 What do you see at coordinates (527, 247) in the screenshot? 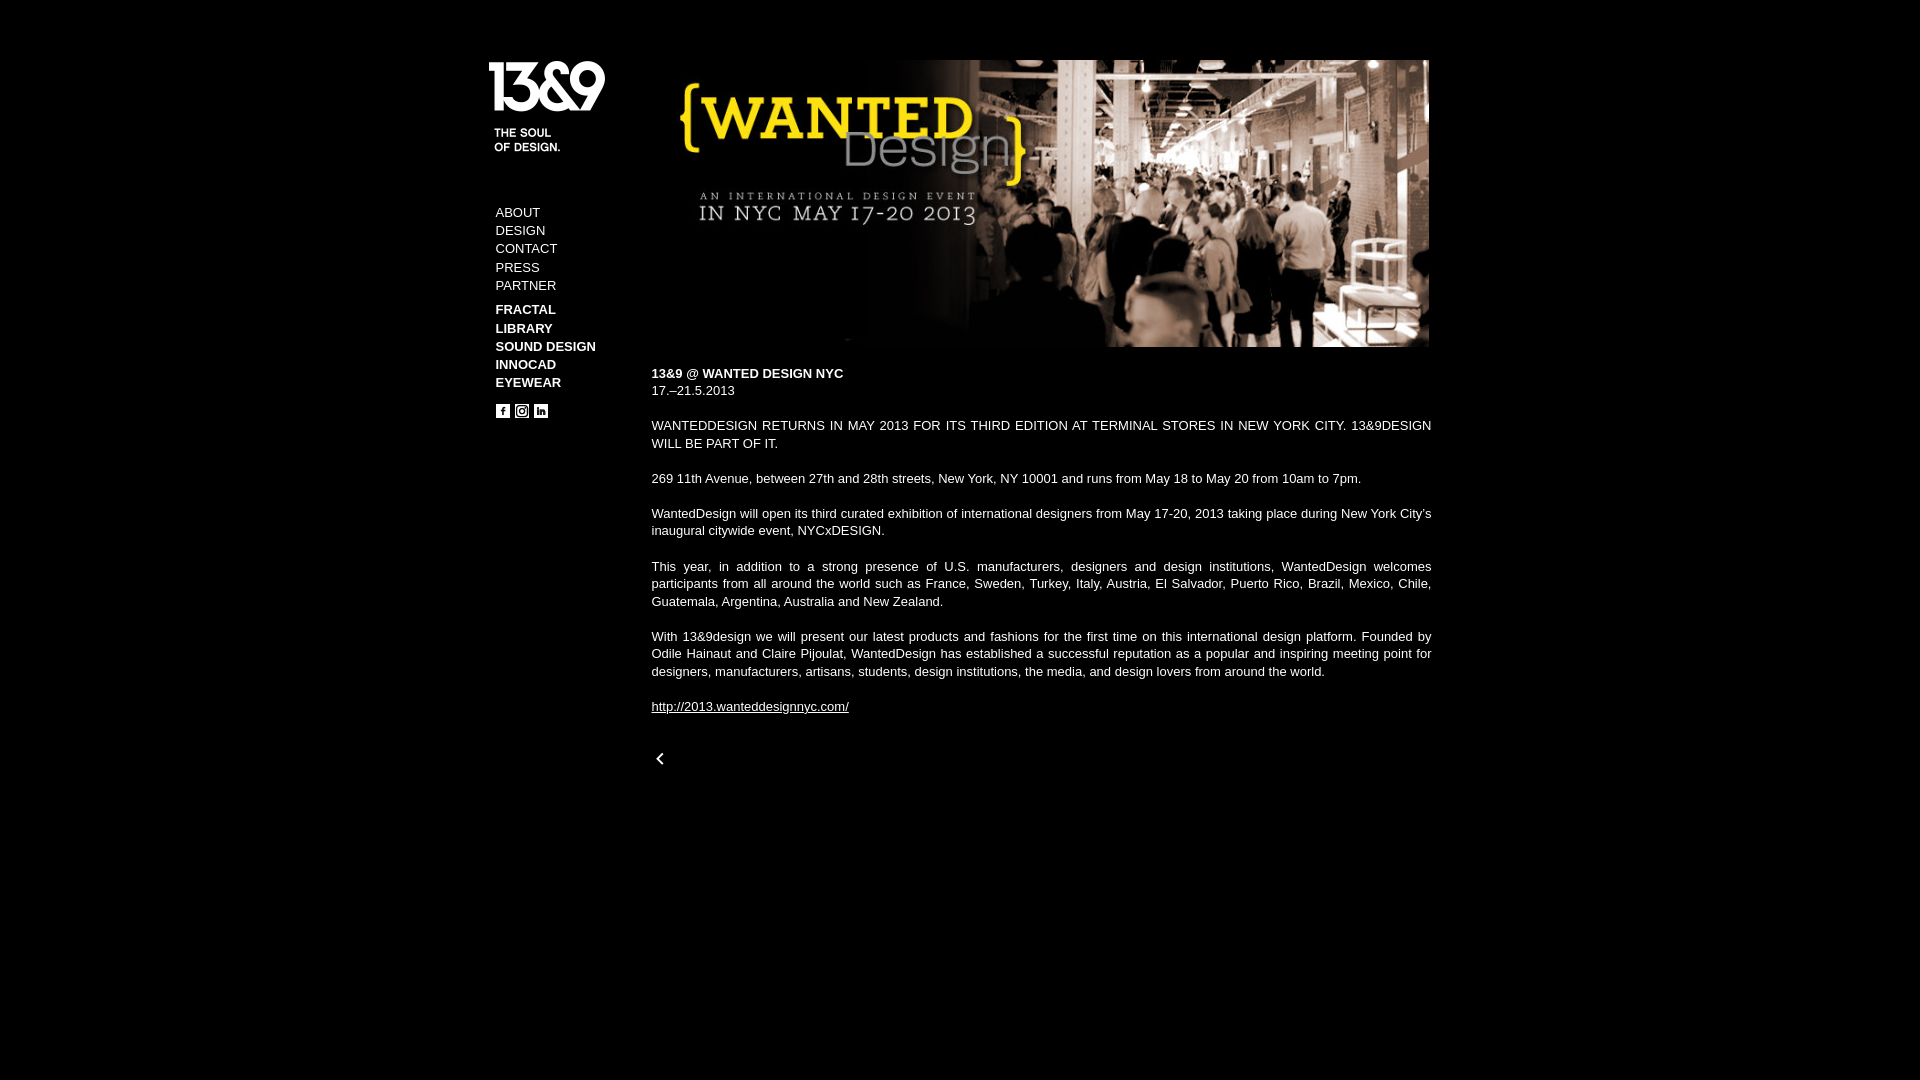
I see `'CONTACT'` at bounding box center [527, 247].